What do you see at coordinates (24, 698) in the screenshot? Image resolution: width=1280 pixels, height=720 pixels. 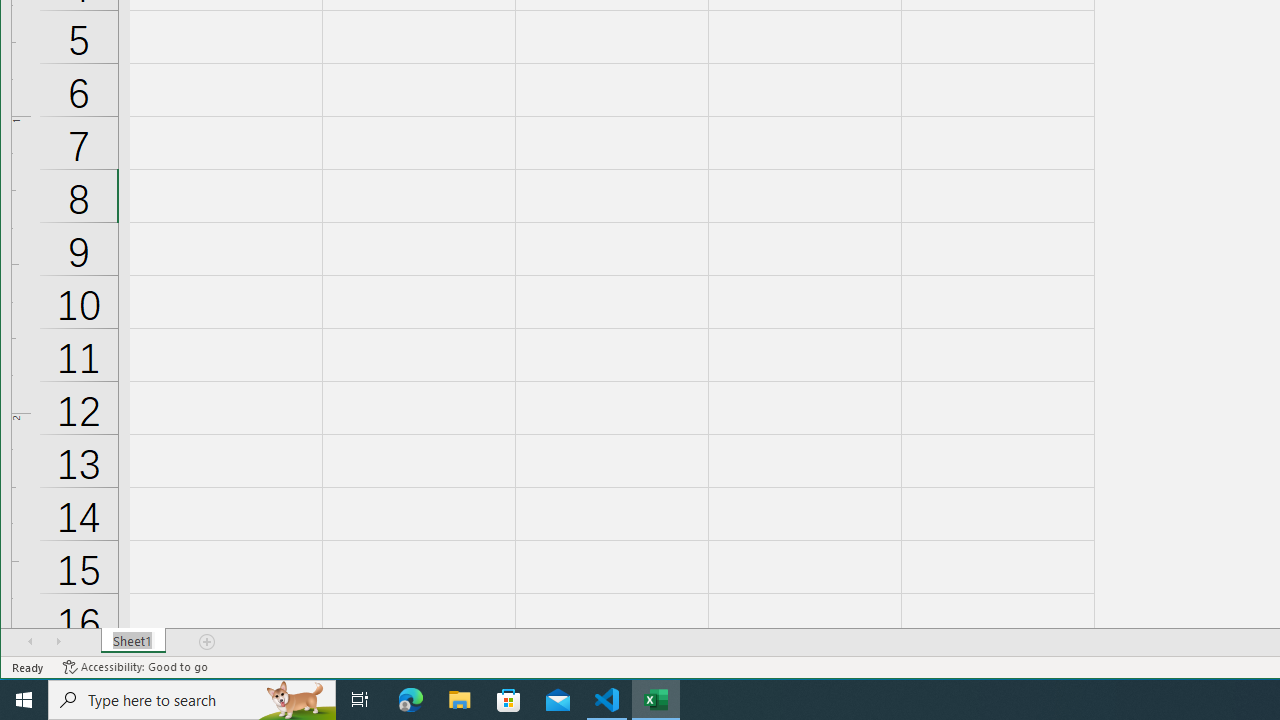 I see `'Start'` at bounding box center [24, 698].